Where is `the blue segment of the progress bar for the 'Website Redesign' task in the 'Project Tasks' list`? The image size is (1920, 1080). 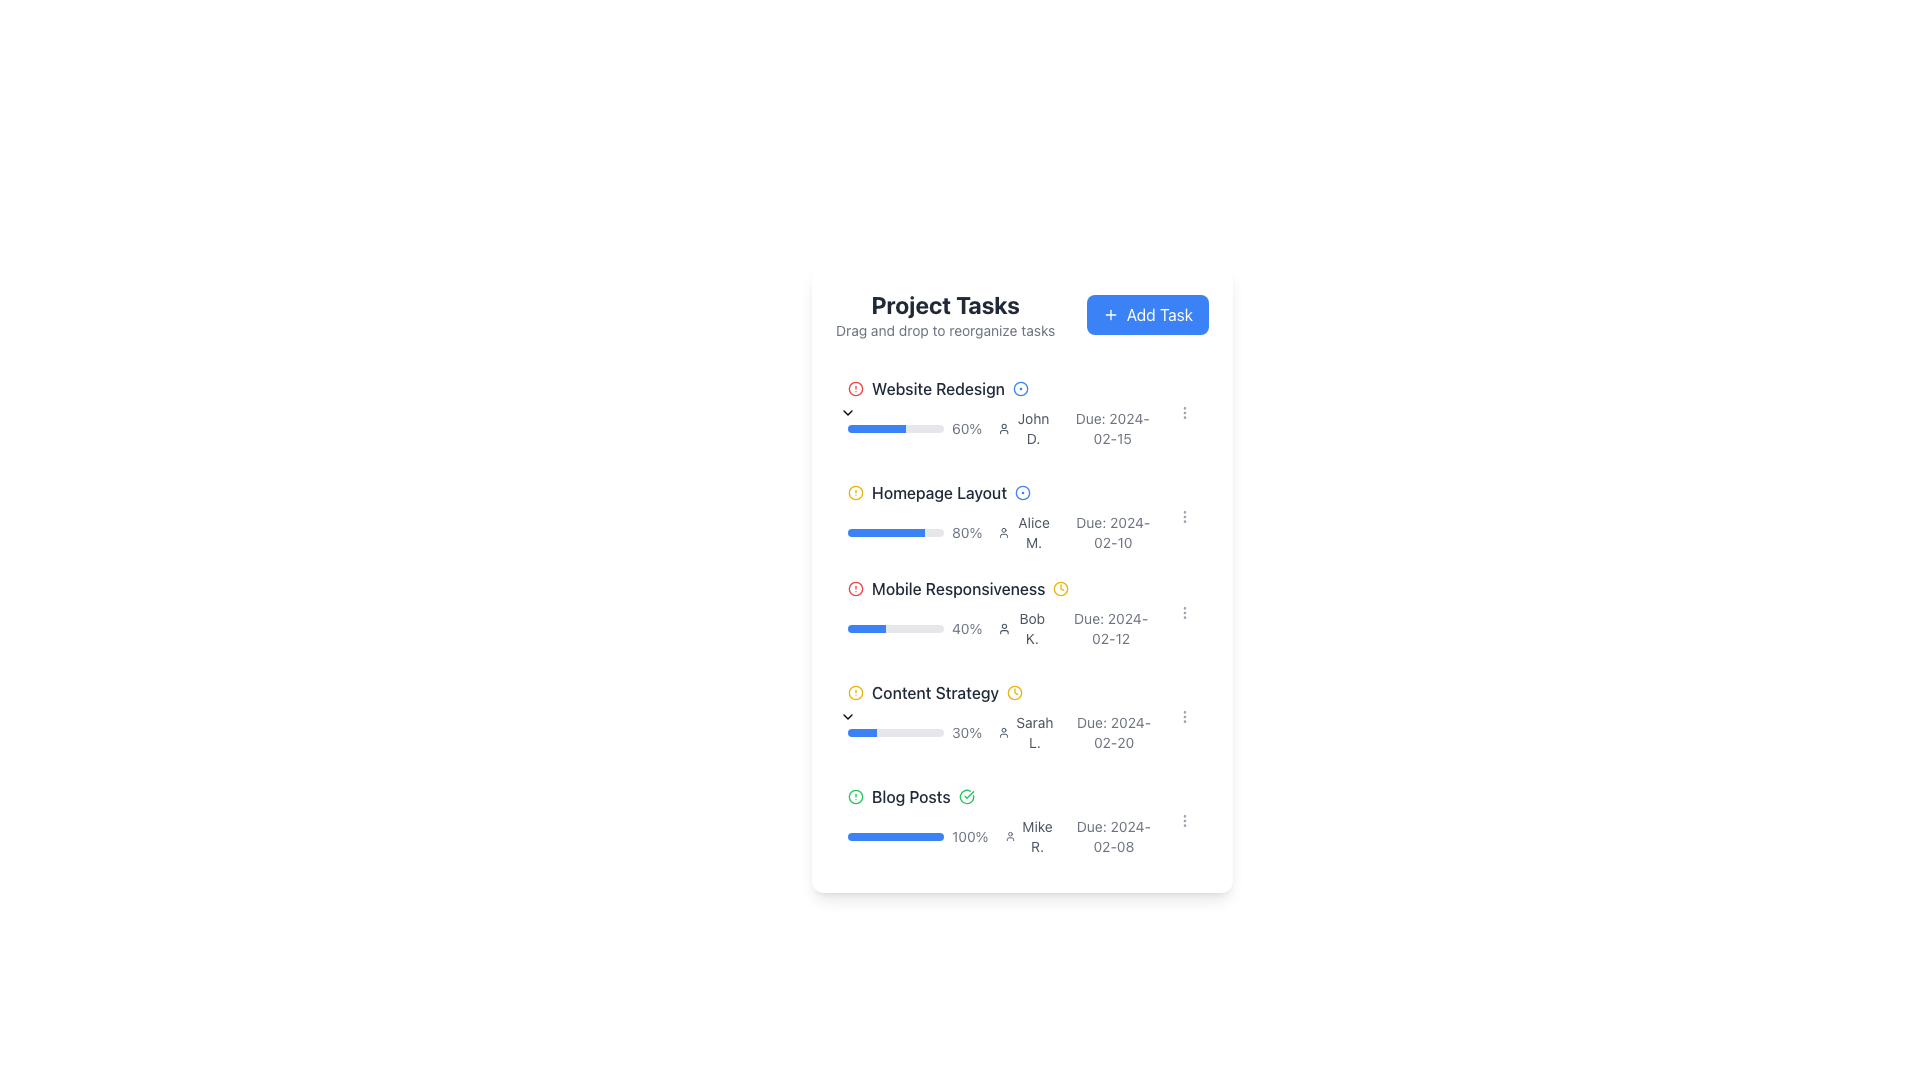
the blue segment of the progress bar for the 'Website Redesign' task in the 'Project Tasks' list is located at coordinates (876, 427).